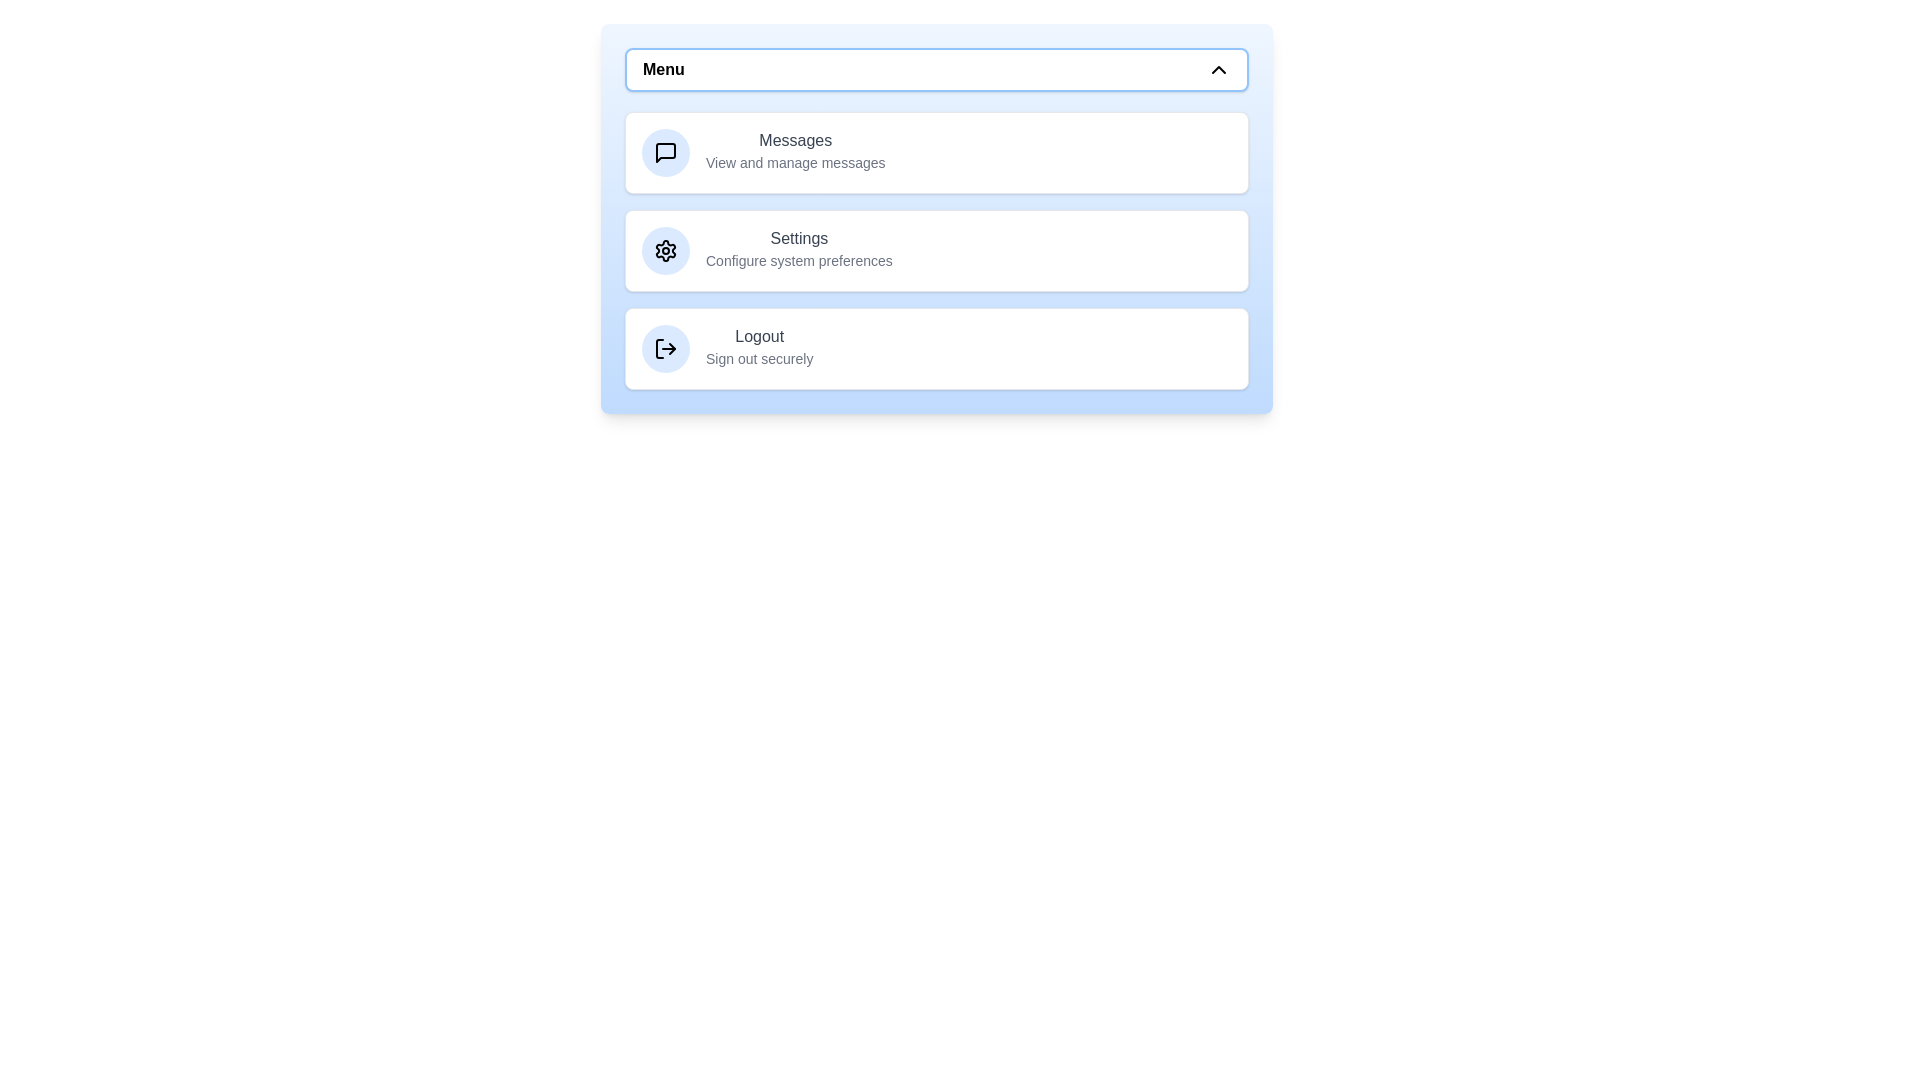 Image resolution: width=1920 pixels, height=1080 pixels. I want to click on the icon for Logout in the menu, so click(666, 347).